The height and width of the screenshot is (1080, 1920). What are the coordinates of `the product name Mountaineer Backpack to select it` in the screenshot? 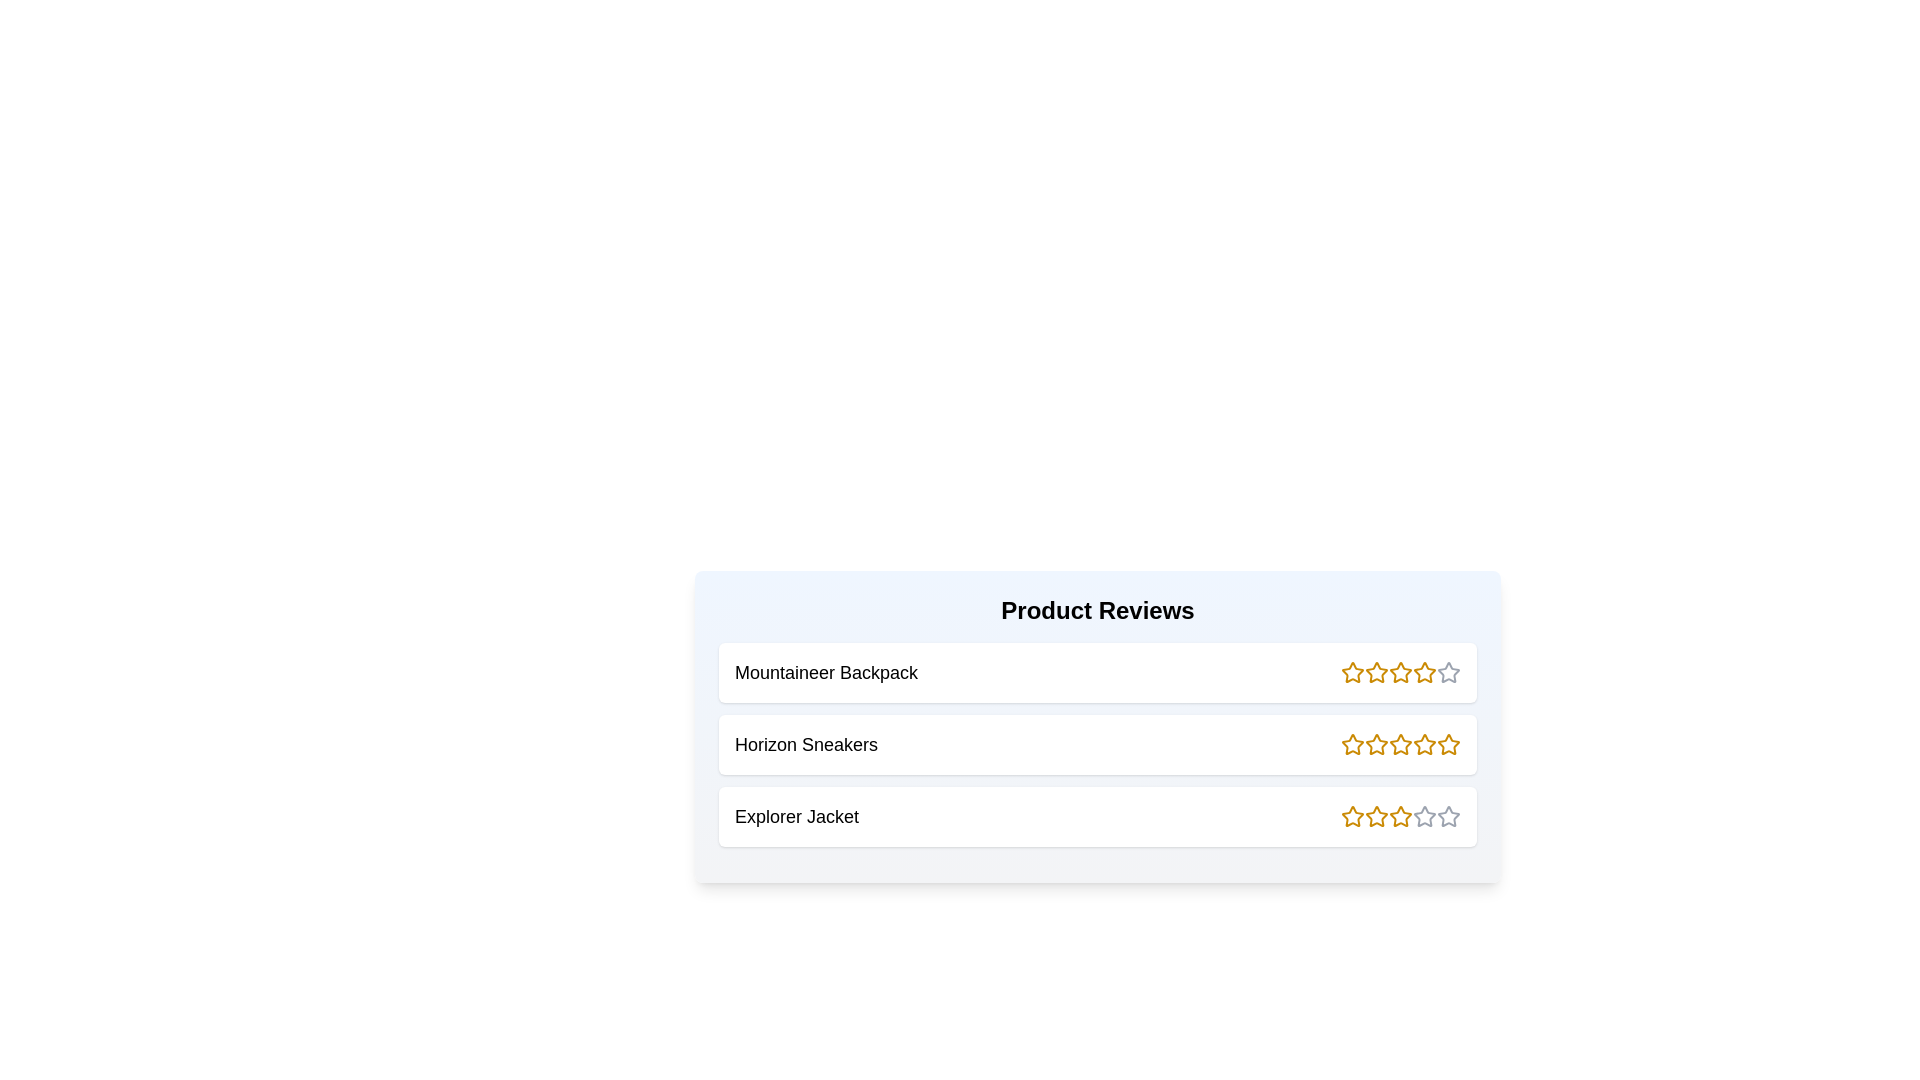 It's located at (826, 672).